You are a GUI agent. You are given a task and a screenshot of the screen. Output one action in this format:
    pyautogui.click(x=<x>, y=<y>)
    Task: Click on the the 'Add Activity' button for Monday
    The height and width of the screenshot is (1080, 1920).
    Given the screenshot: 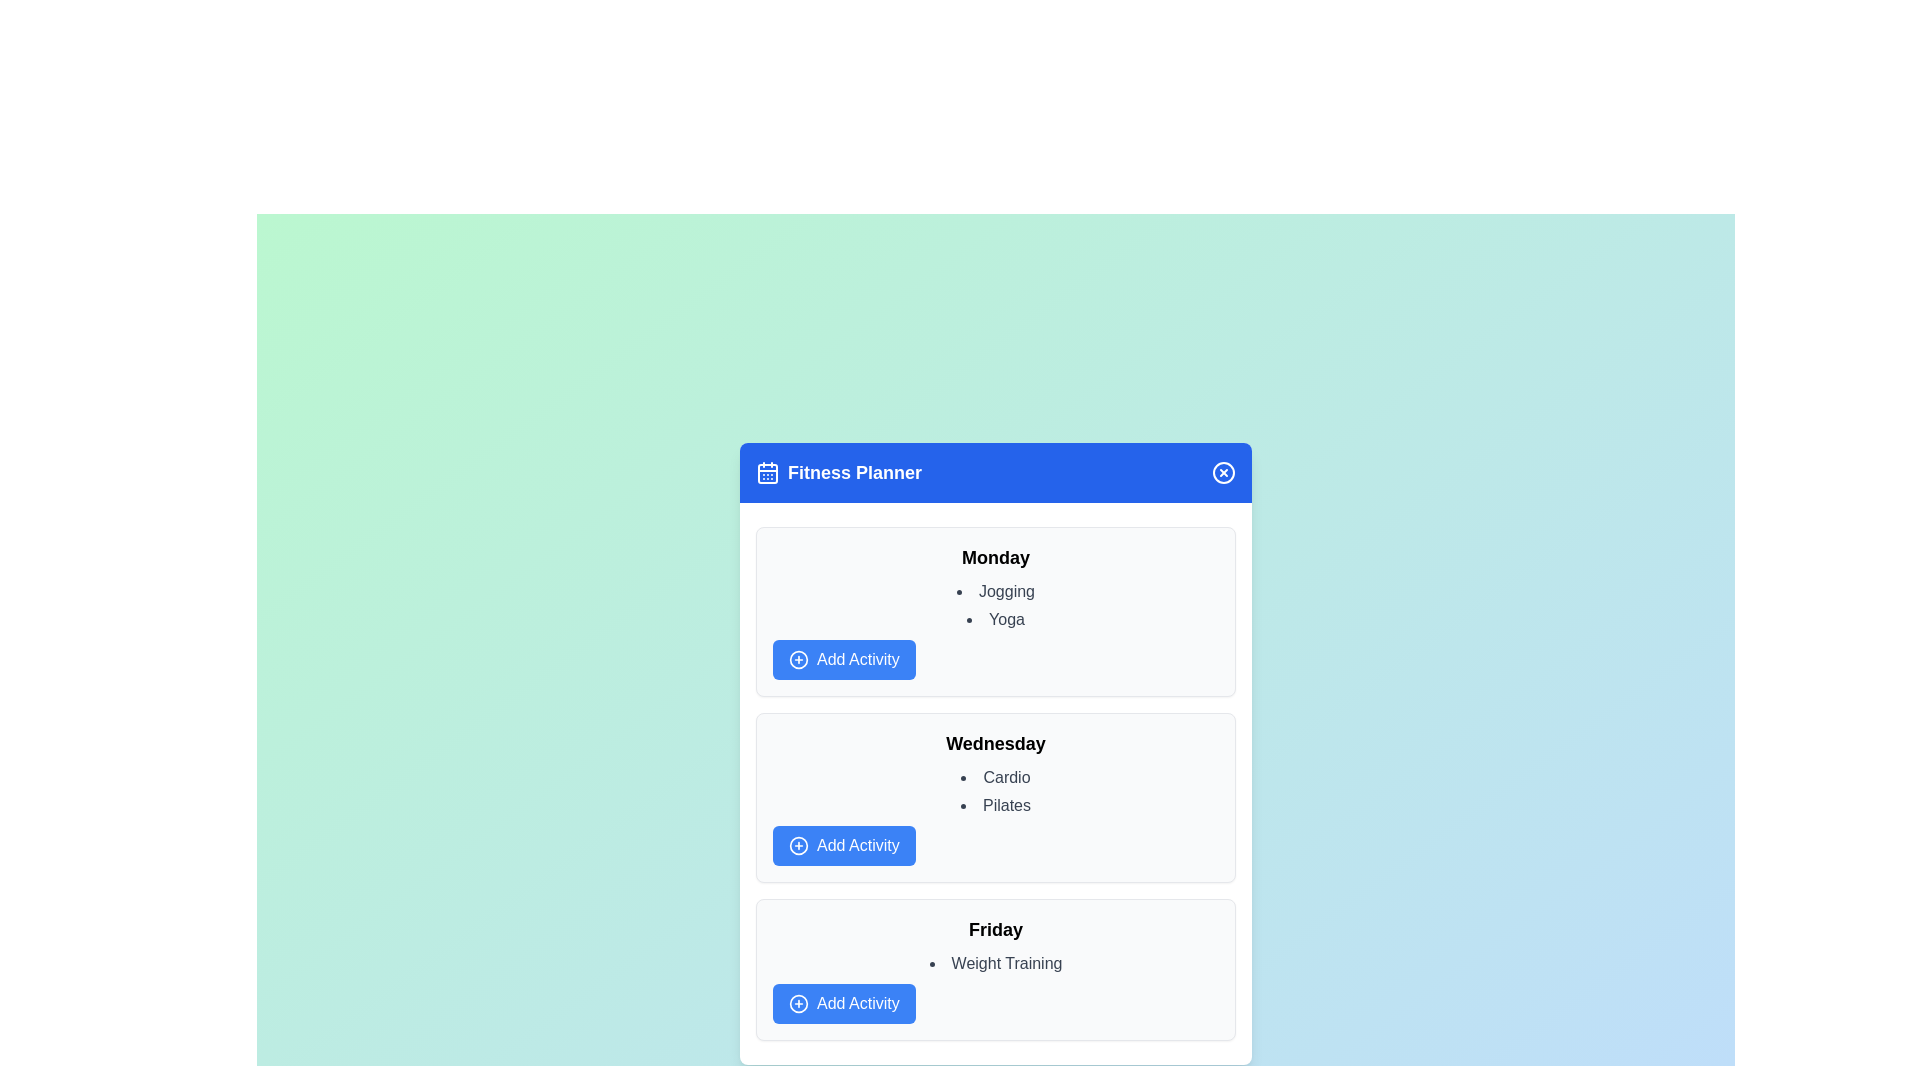 What is the action you would take?
    pyautogui.click(x=844, y=659)
    